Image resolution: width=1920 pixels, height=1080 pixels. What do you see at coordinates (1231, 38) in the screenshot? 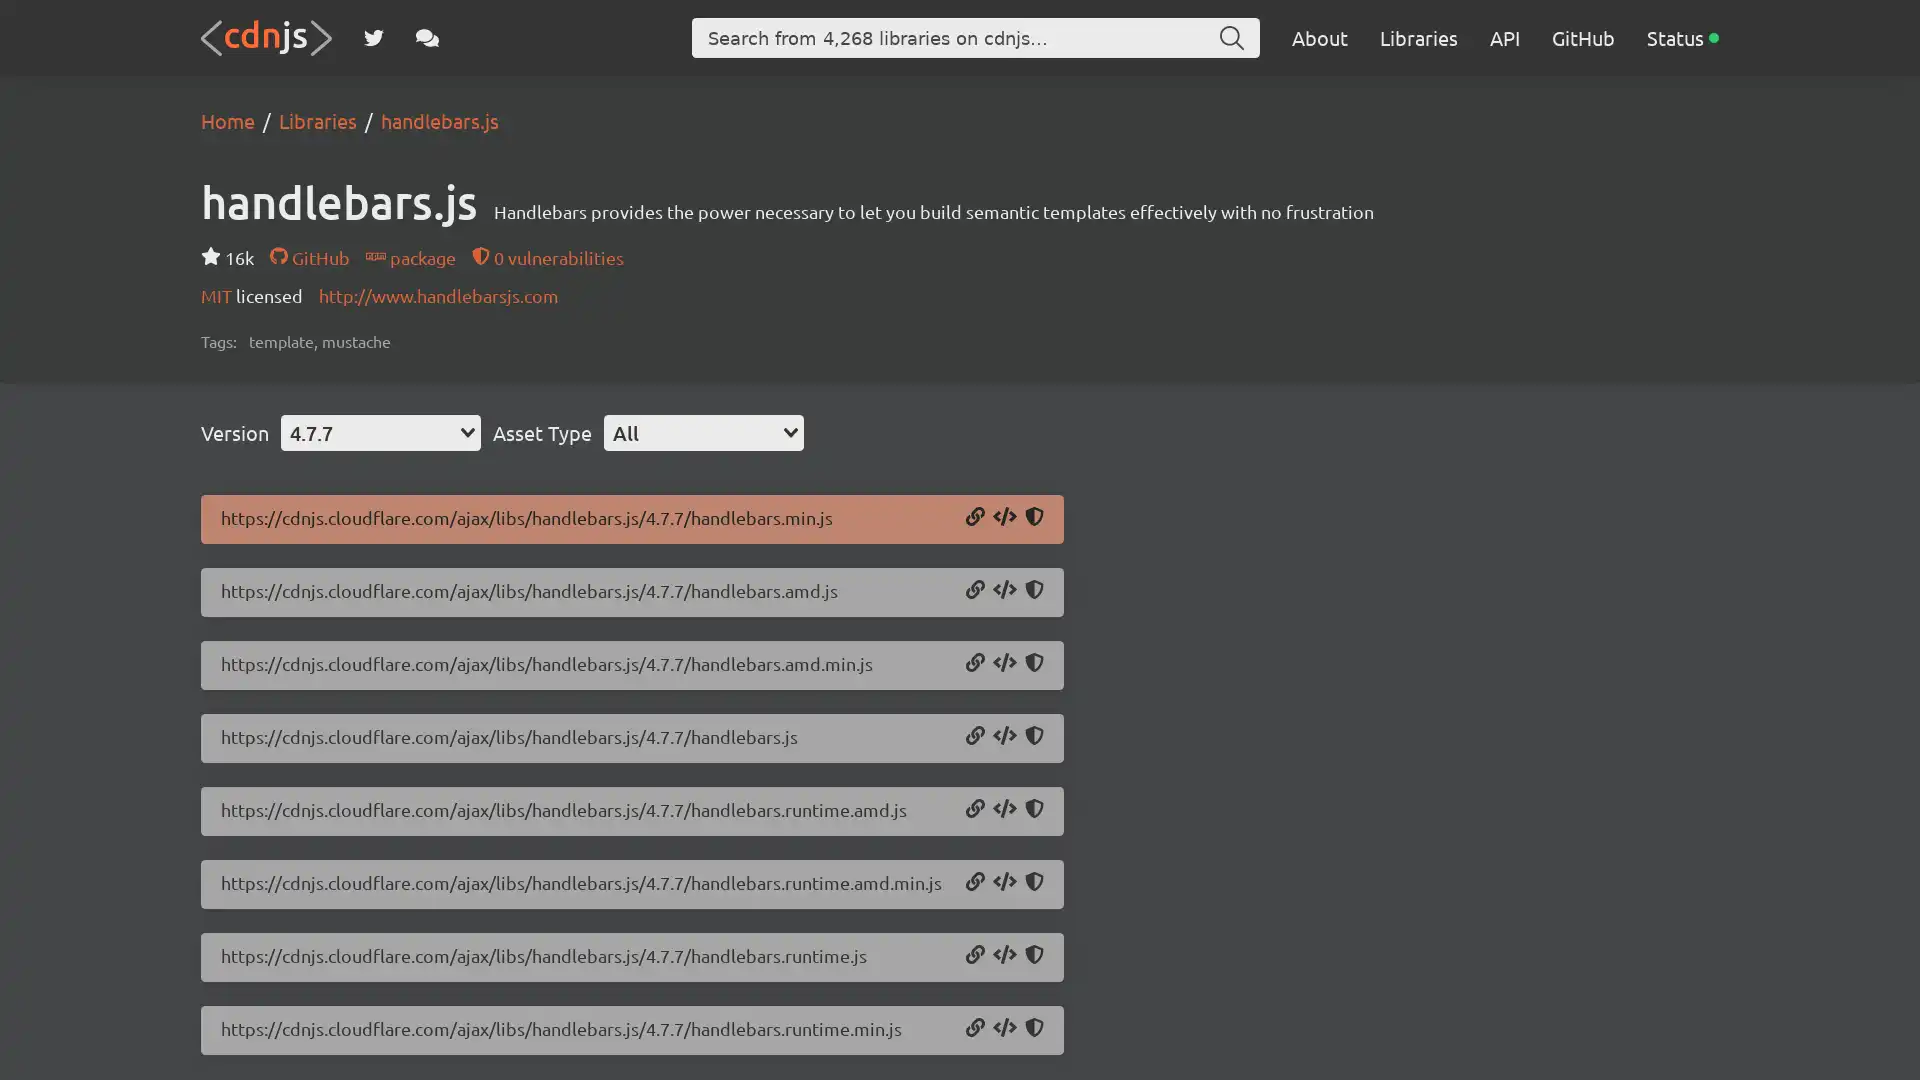
I see `Search` at bounding box center [1231, 38].